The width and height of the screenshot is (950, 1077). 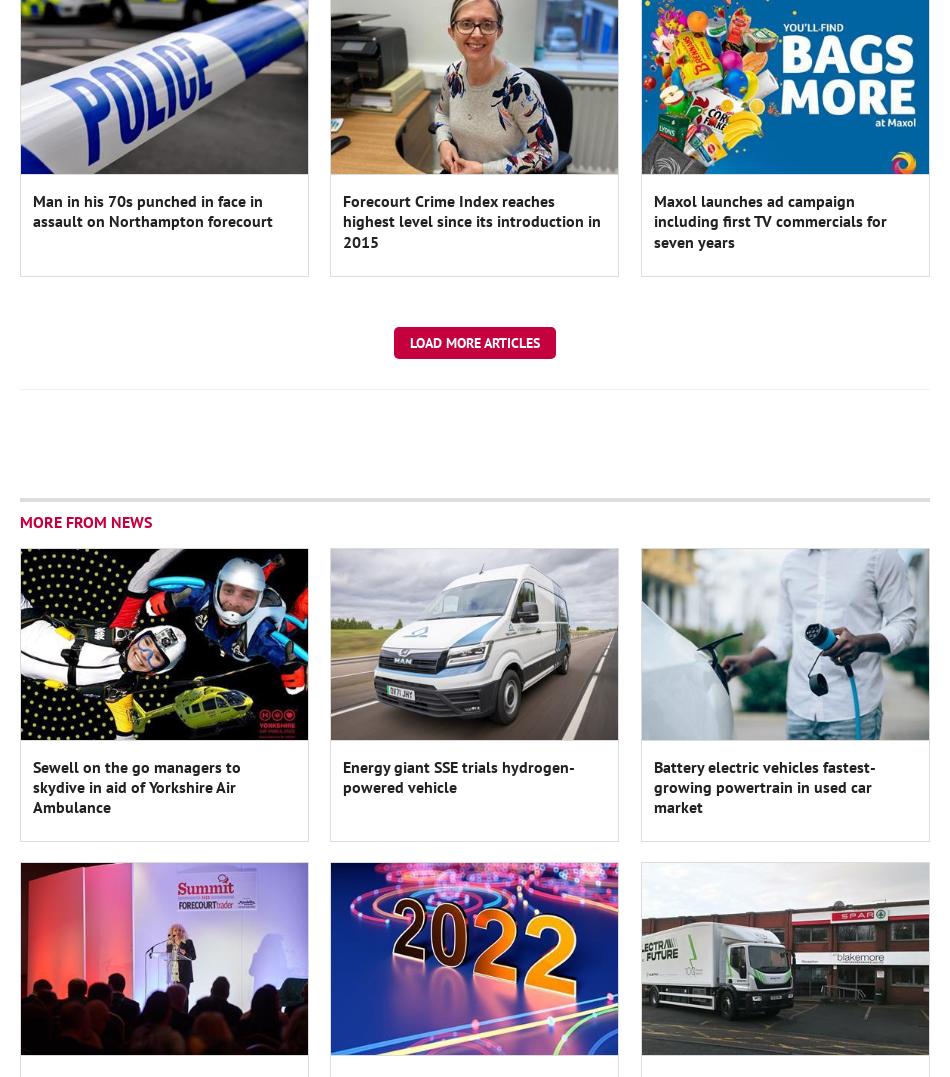 What do you see at coordinates (85, 141) in the screenshot?
I see `'Related articles'` at bounding box center [85, 141].